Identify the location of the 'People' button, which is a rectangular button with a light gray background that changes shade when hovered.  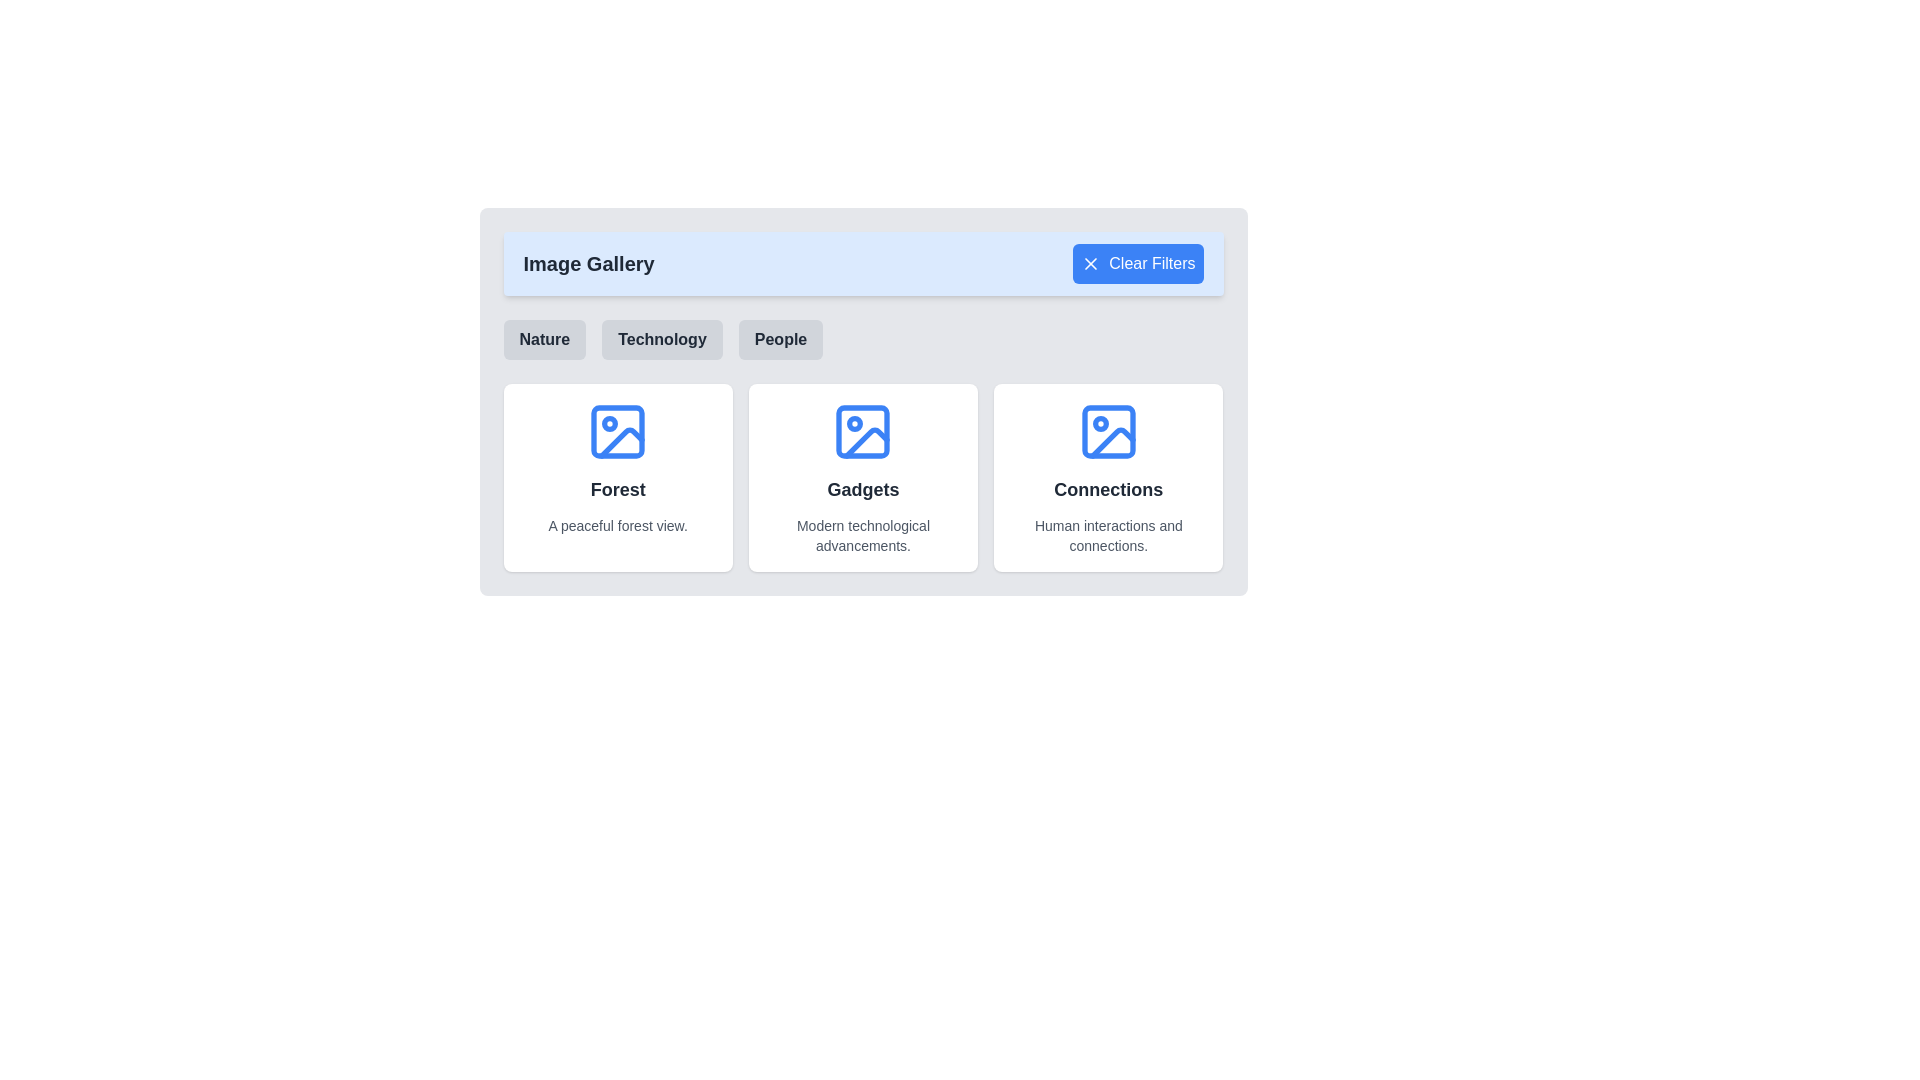
(780, 338).